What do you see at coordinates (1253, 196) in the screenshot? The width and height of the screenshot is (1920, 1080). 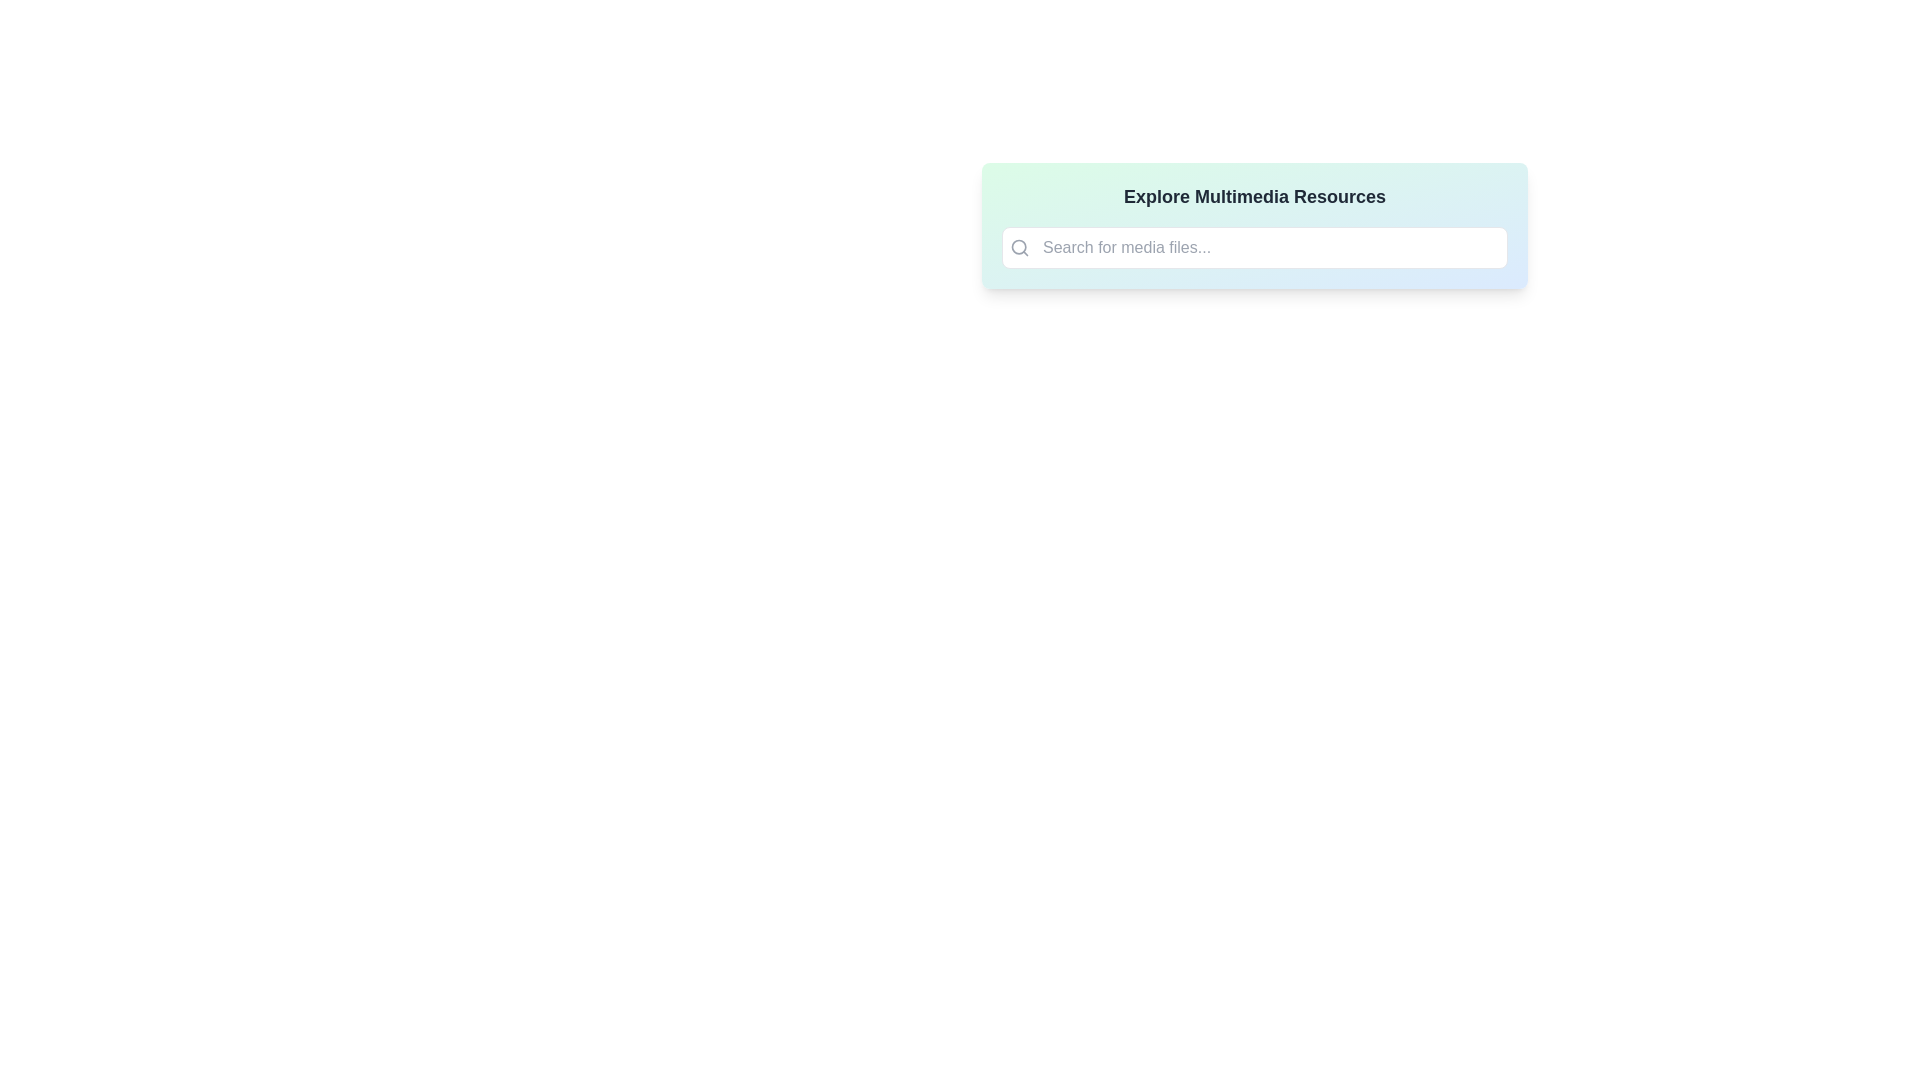 I see `the static text heading that serves as the title for the section, located above the search bar within the gradient-colored rectangular card` at bounding box center [1253, 196].